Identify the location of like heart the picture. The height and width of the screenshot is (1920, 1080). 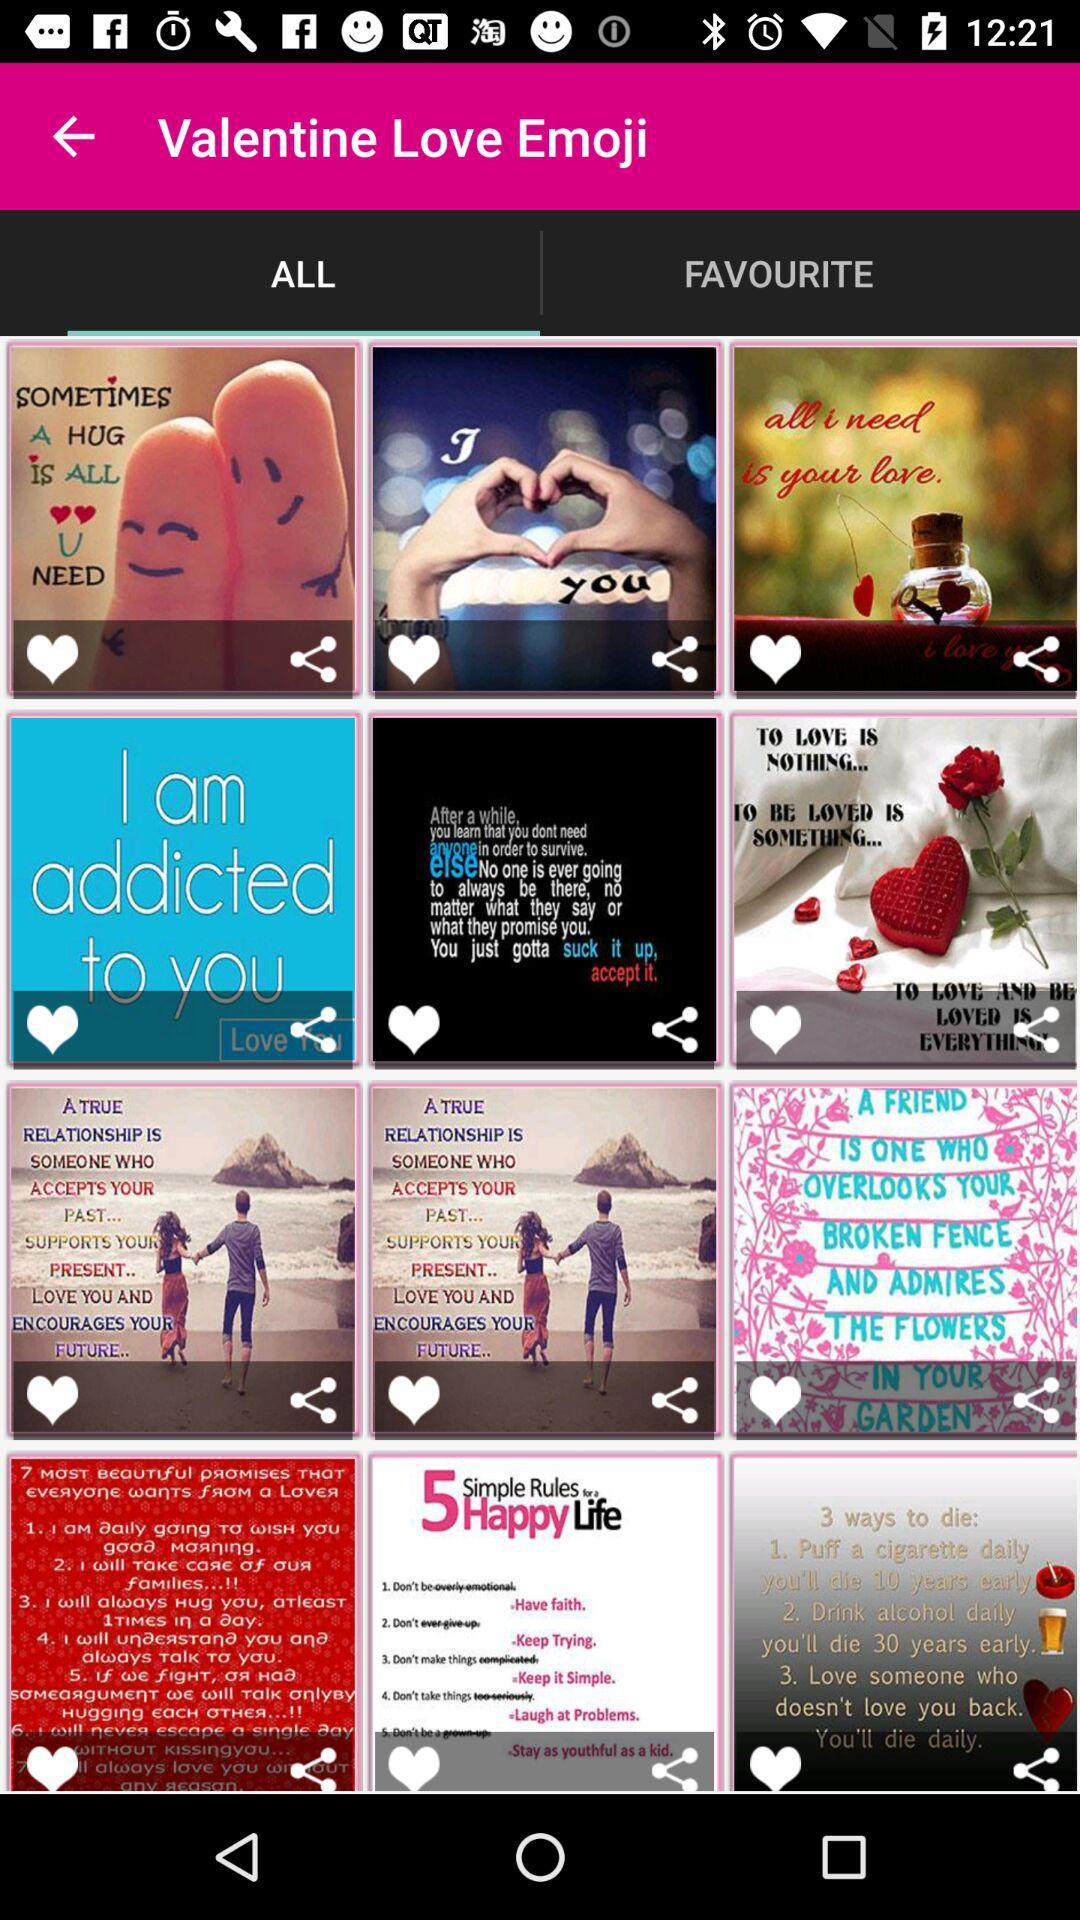
(51, 1029).